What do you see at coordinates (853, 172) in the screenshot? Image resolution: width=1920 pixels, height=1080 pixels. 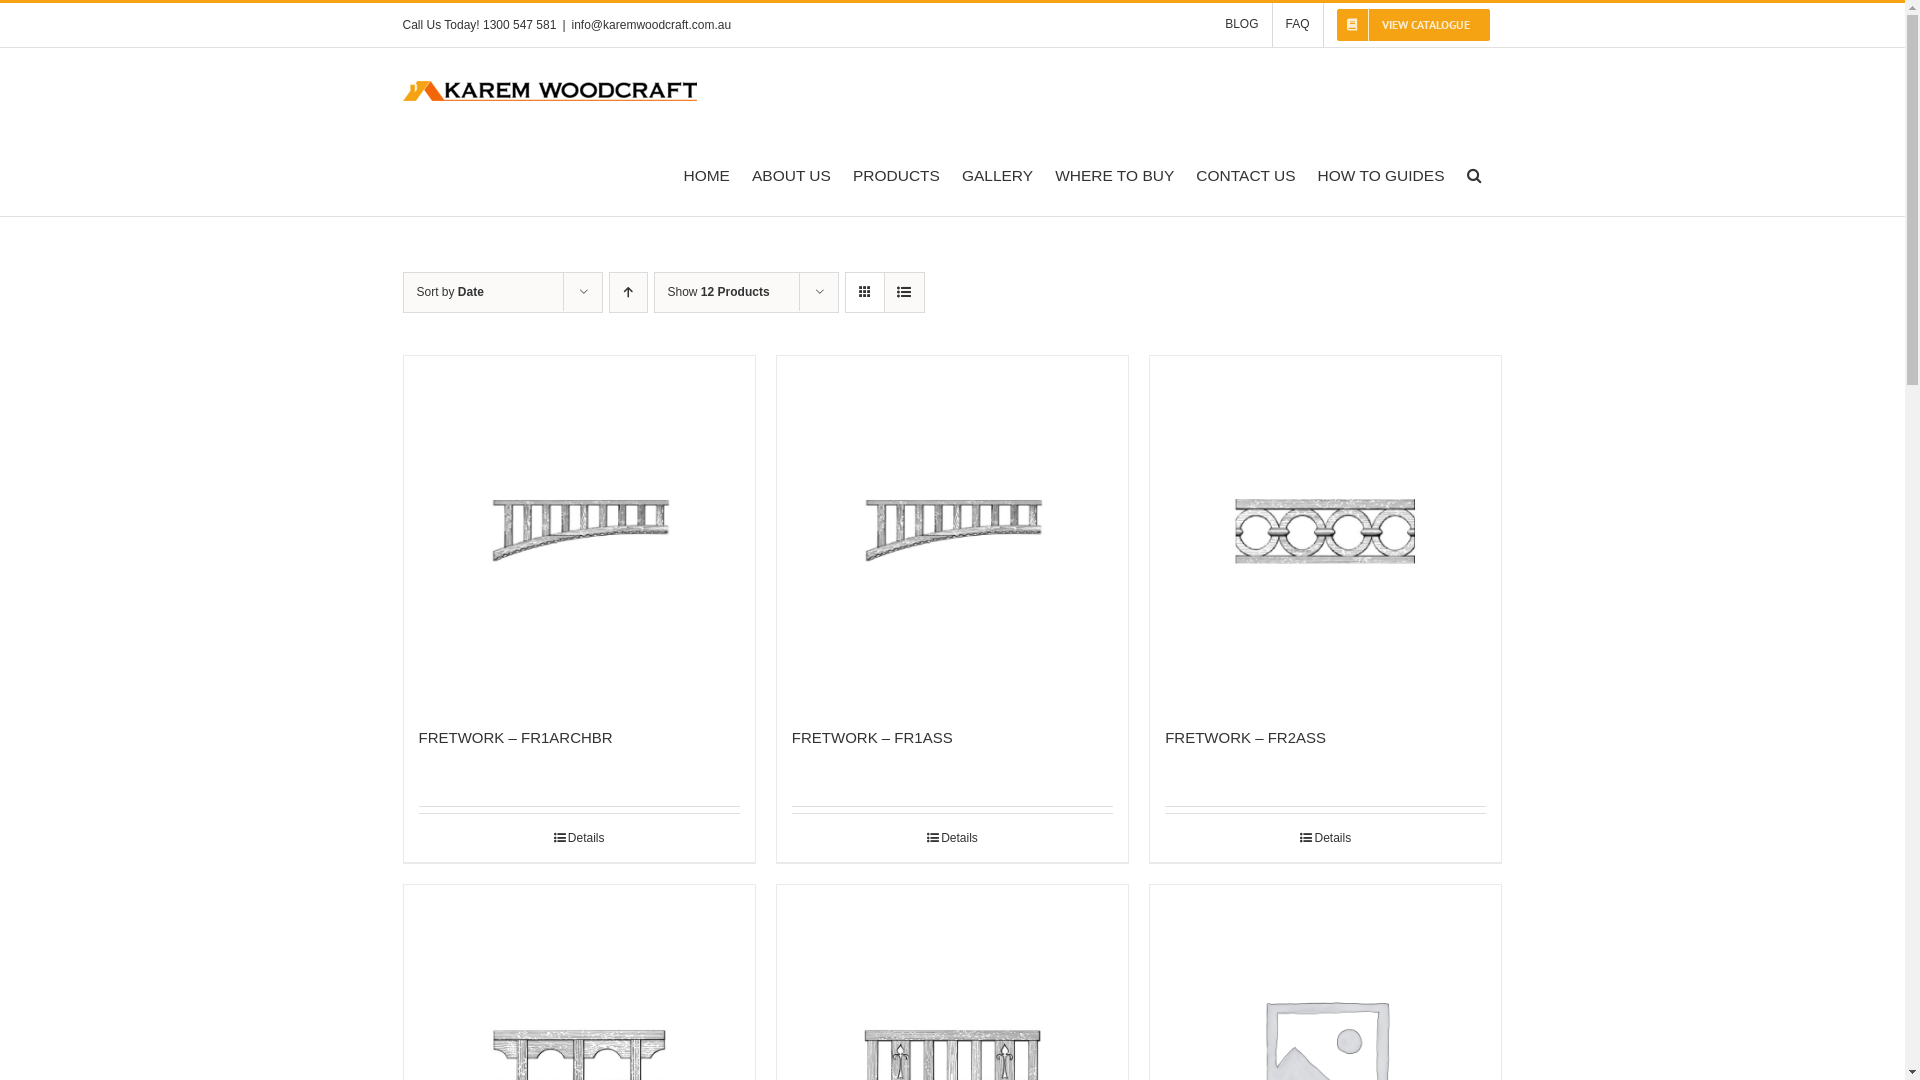 I see `'PRODUCTS'` at bounding box center [853, 172].